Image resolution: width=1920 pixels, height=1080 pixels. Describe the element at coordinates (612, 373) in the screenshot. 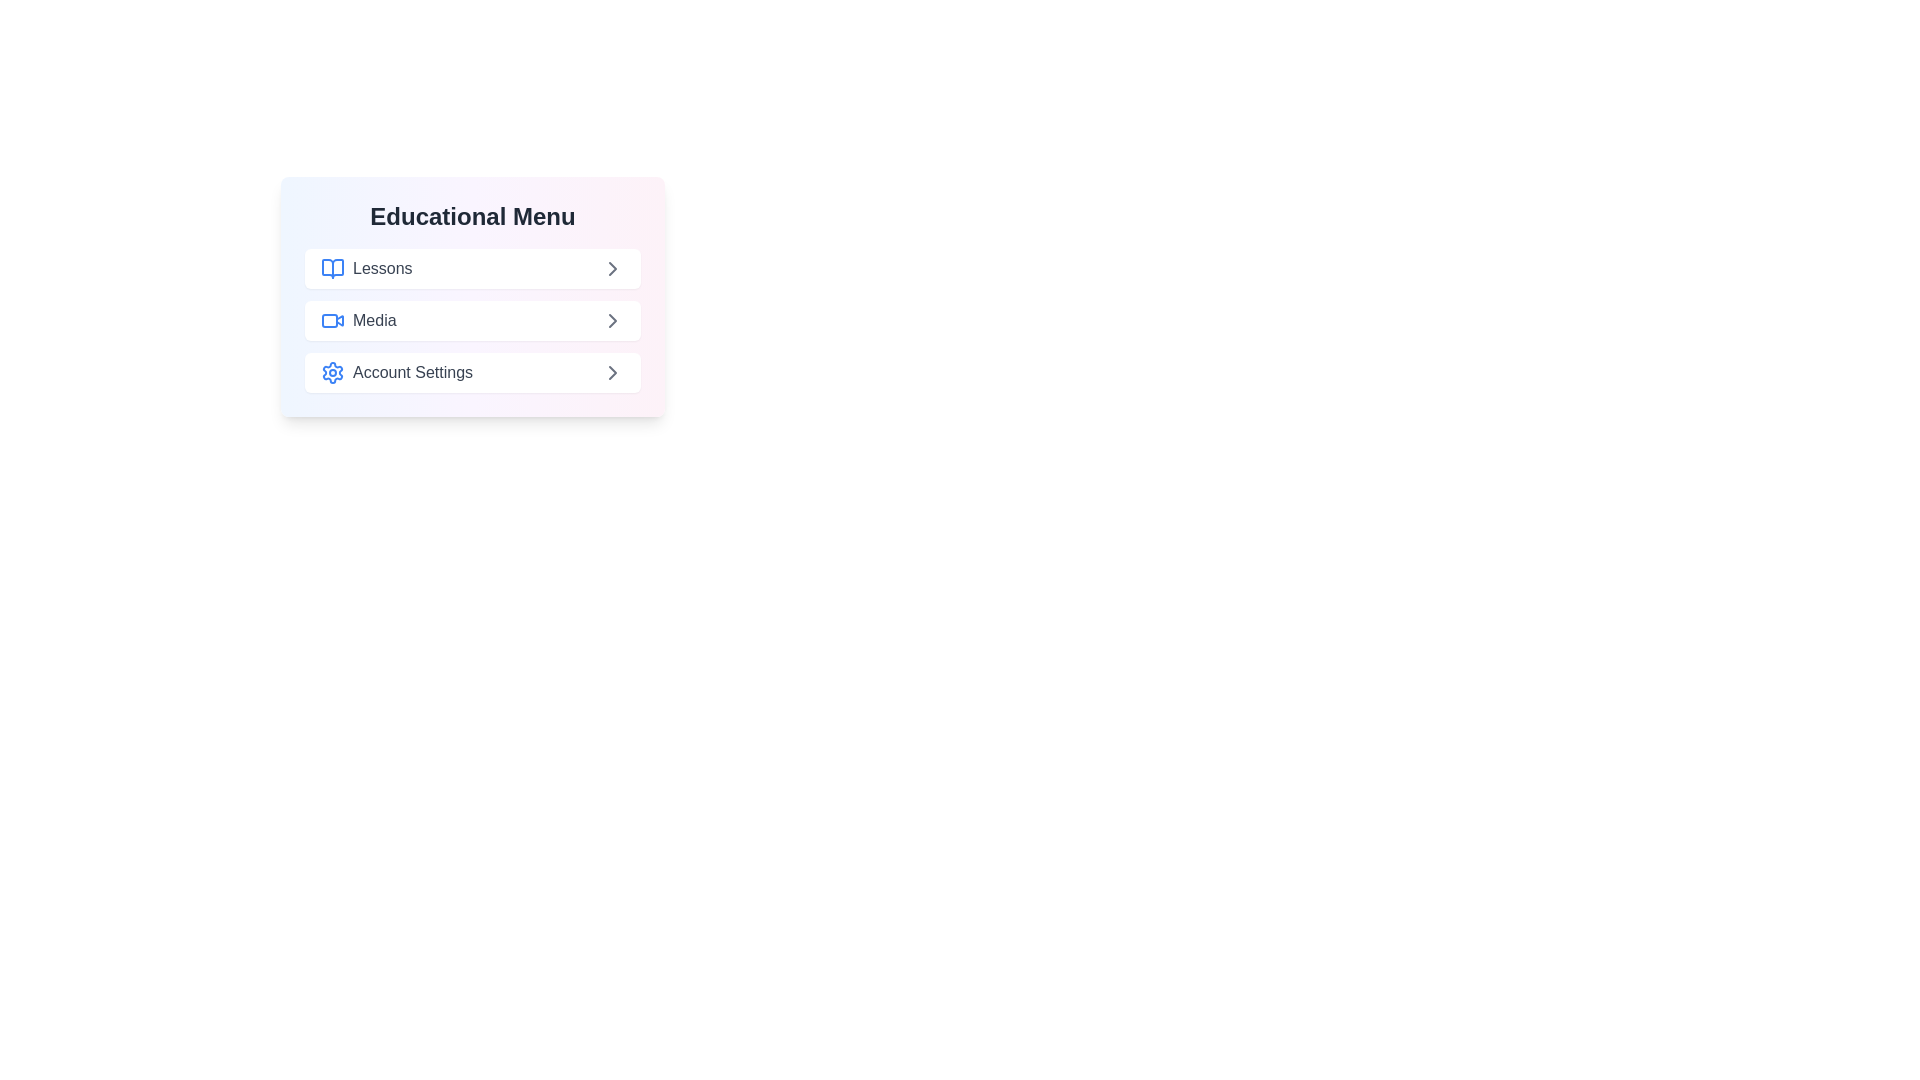

I see `the rightward-pointing chevron icon associated with the 'Account Settings' menu item` at that location.